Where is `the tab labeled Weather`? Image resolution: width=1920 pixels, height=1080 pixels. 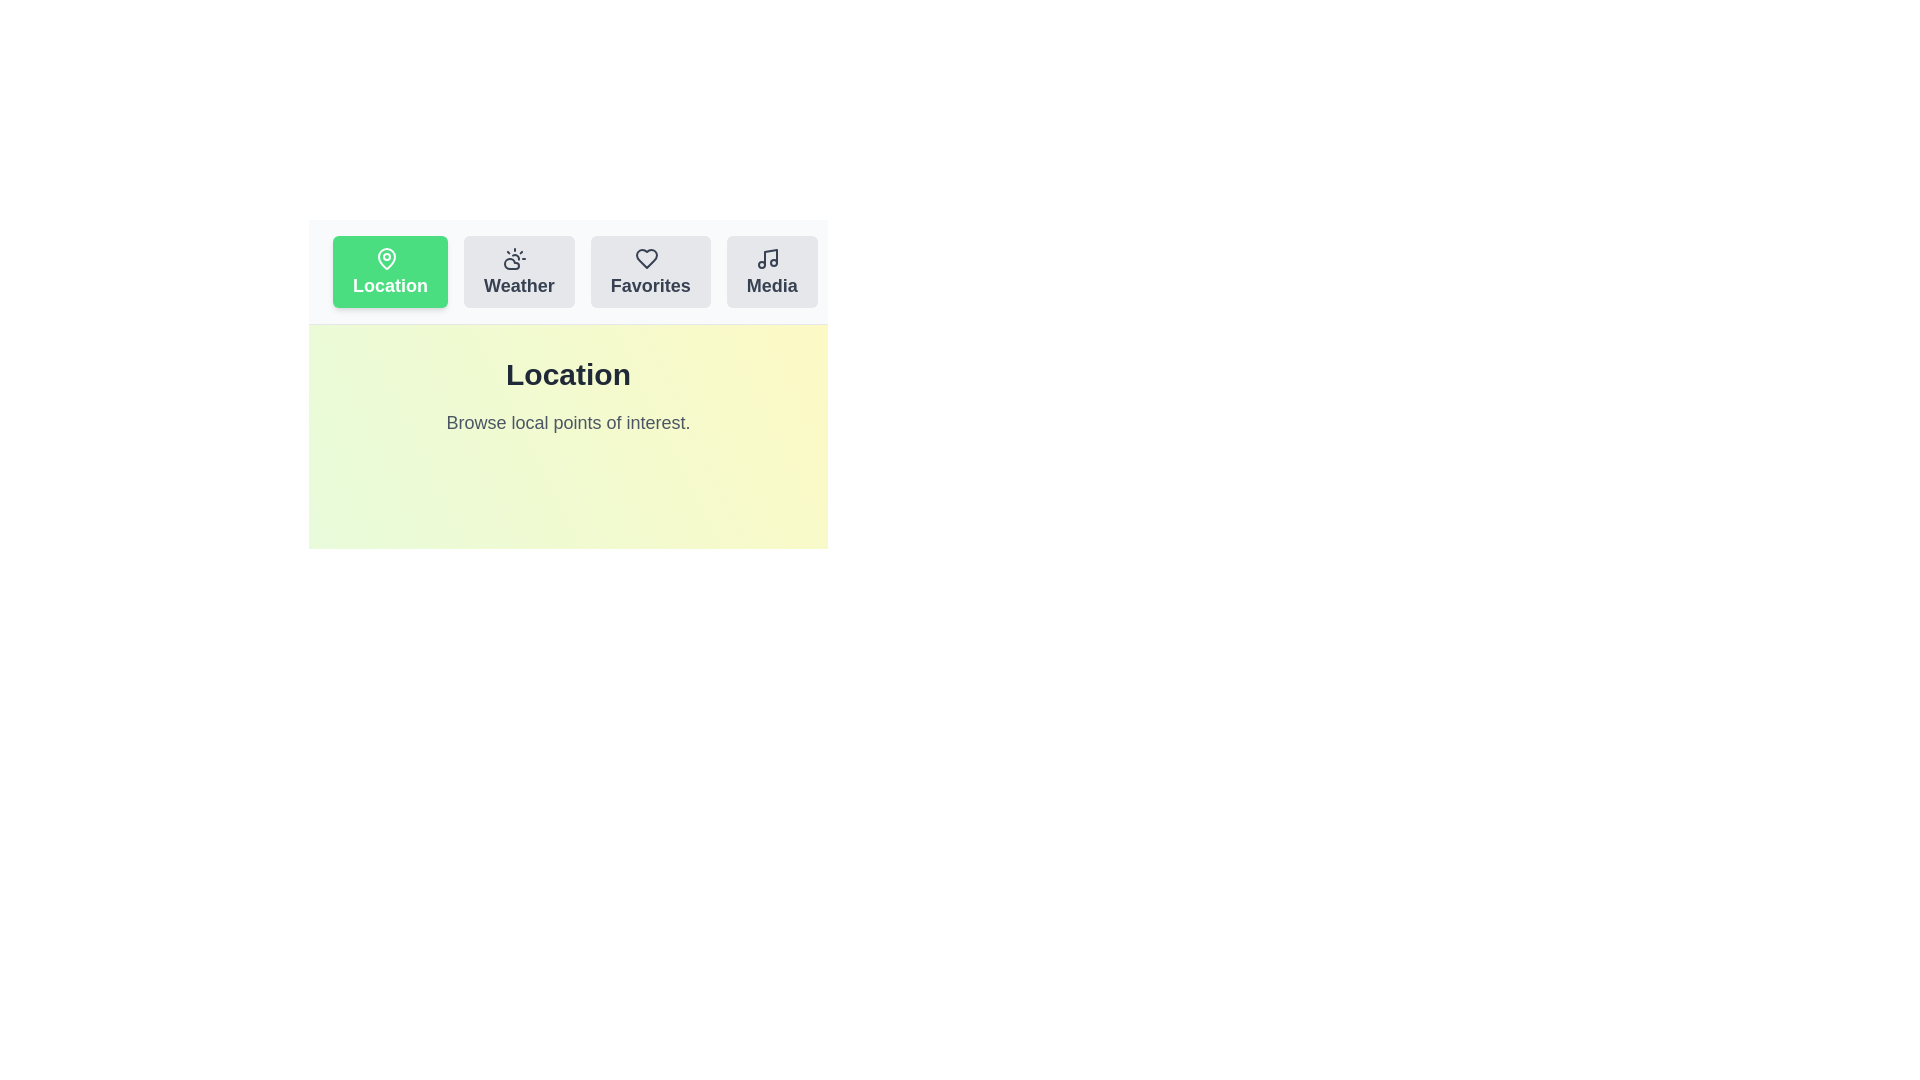
the tab labeled Weather is located at coordinates (519, 272).